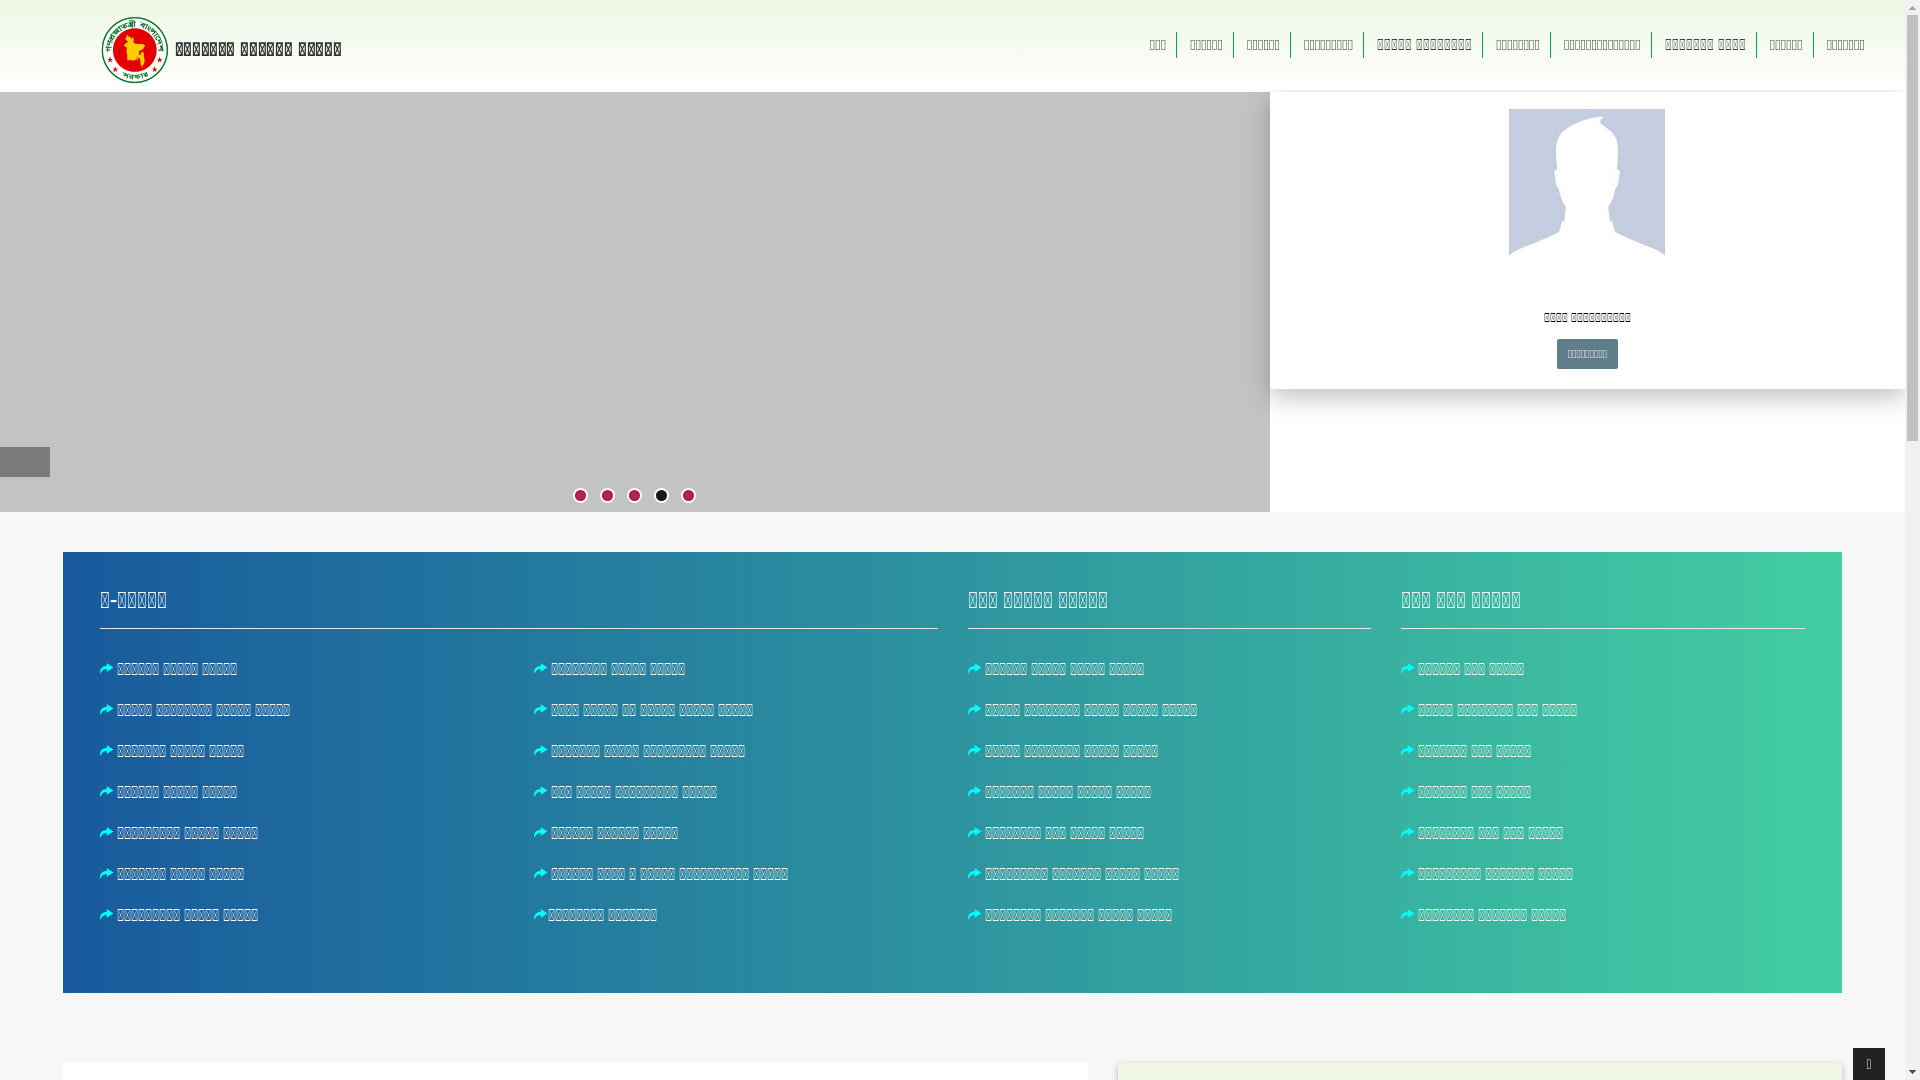 The image size is (1920, 1080). I want to click on '2', so click(600, 495).